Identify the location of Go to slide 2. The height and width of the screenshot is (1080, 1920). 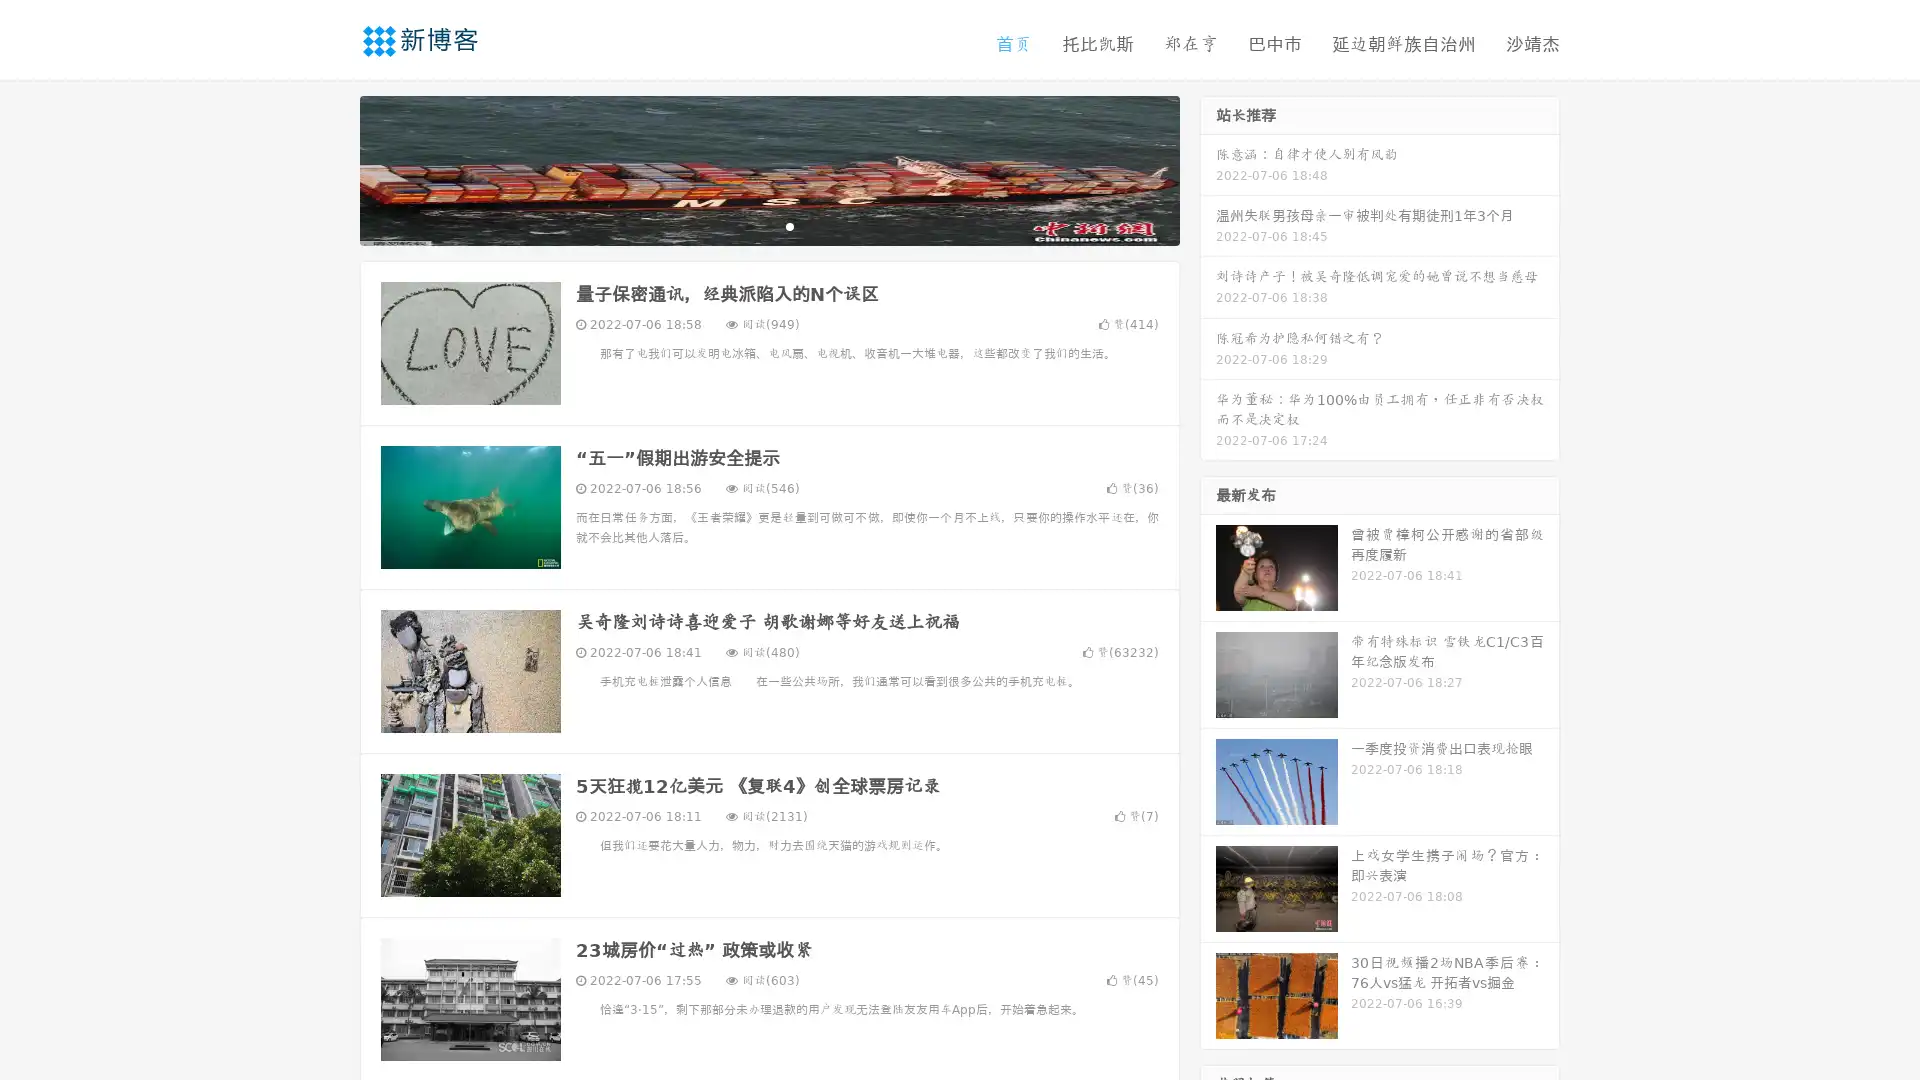
(768, 225).